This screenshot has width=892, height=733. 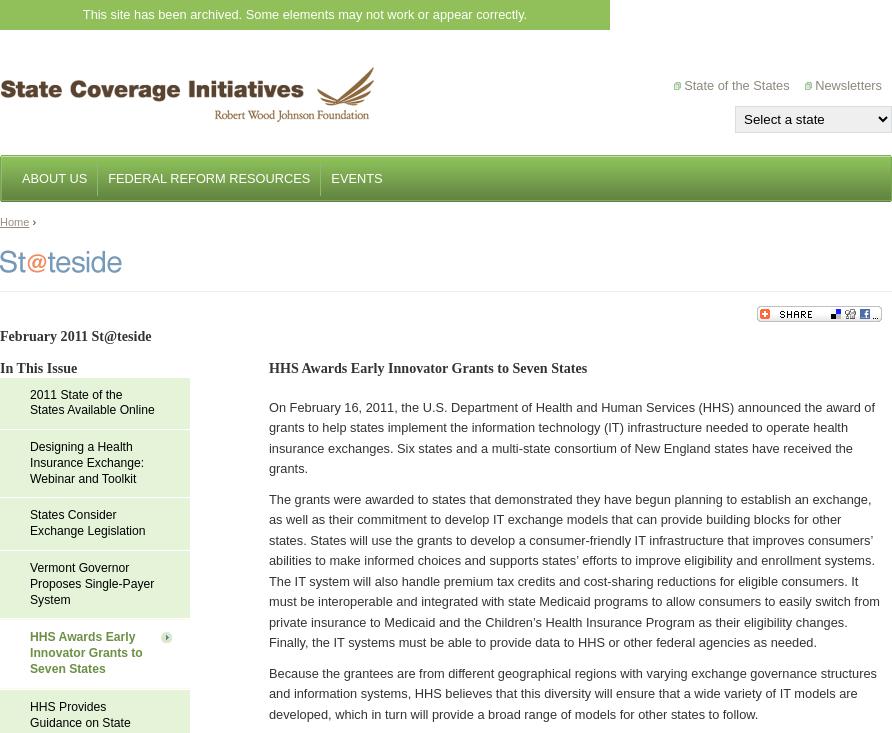 What do you see at coordinates (14, 222) in the screenshot?
I see `'Home'` at bounding box center [14, 222].